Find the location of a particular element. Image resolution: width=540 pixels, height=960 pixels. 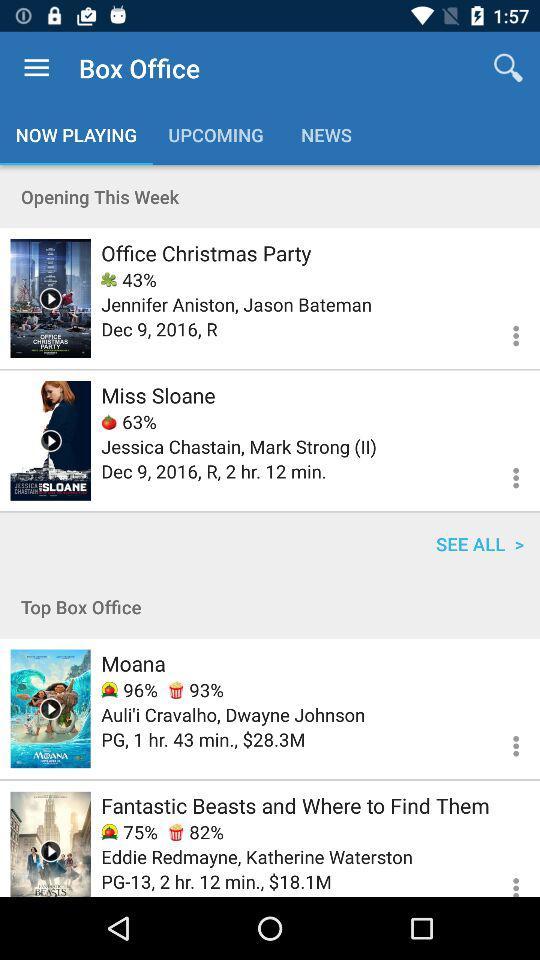

the moana is located at coordinates (133, 663).